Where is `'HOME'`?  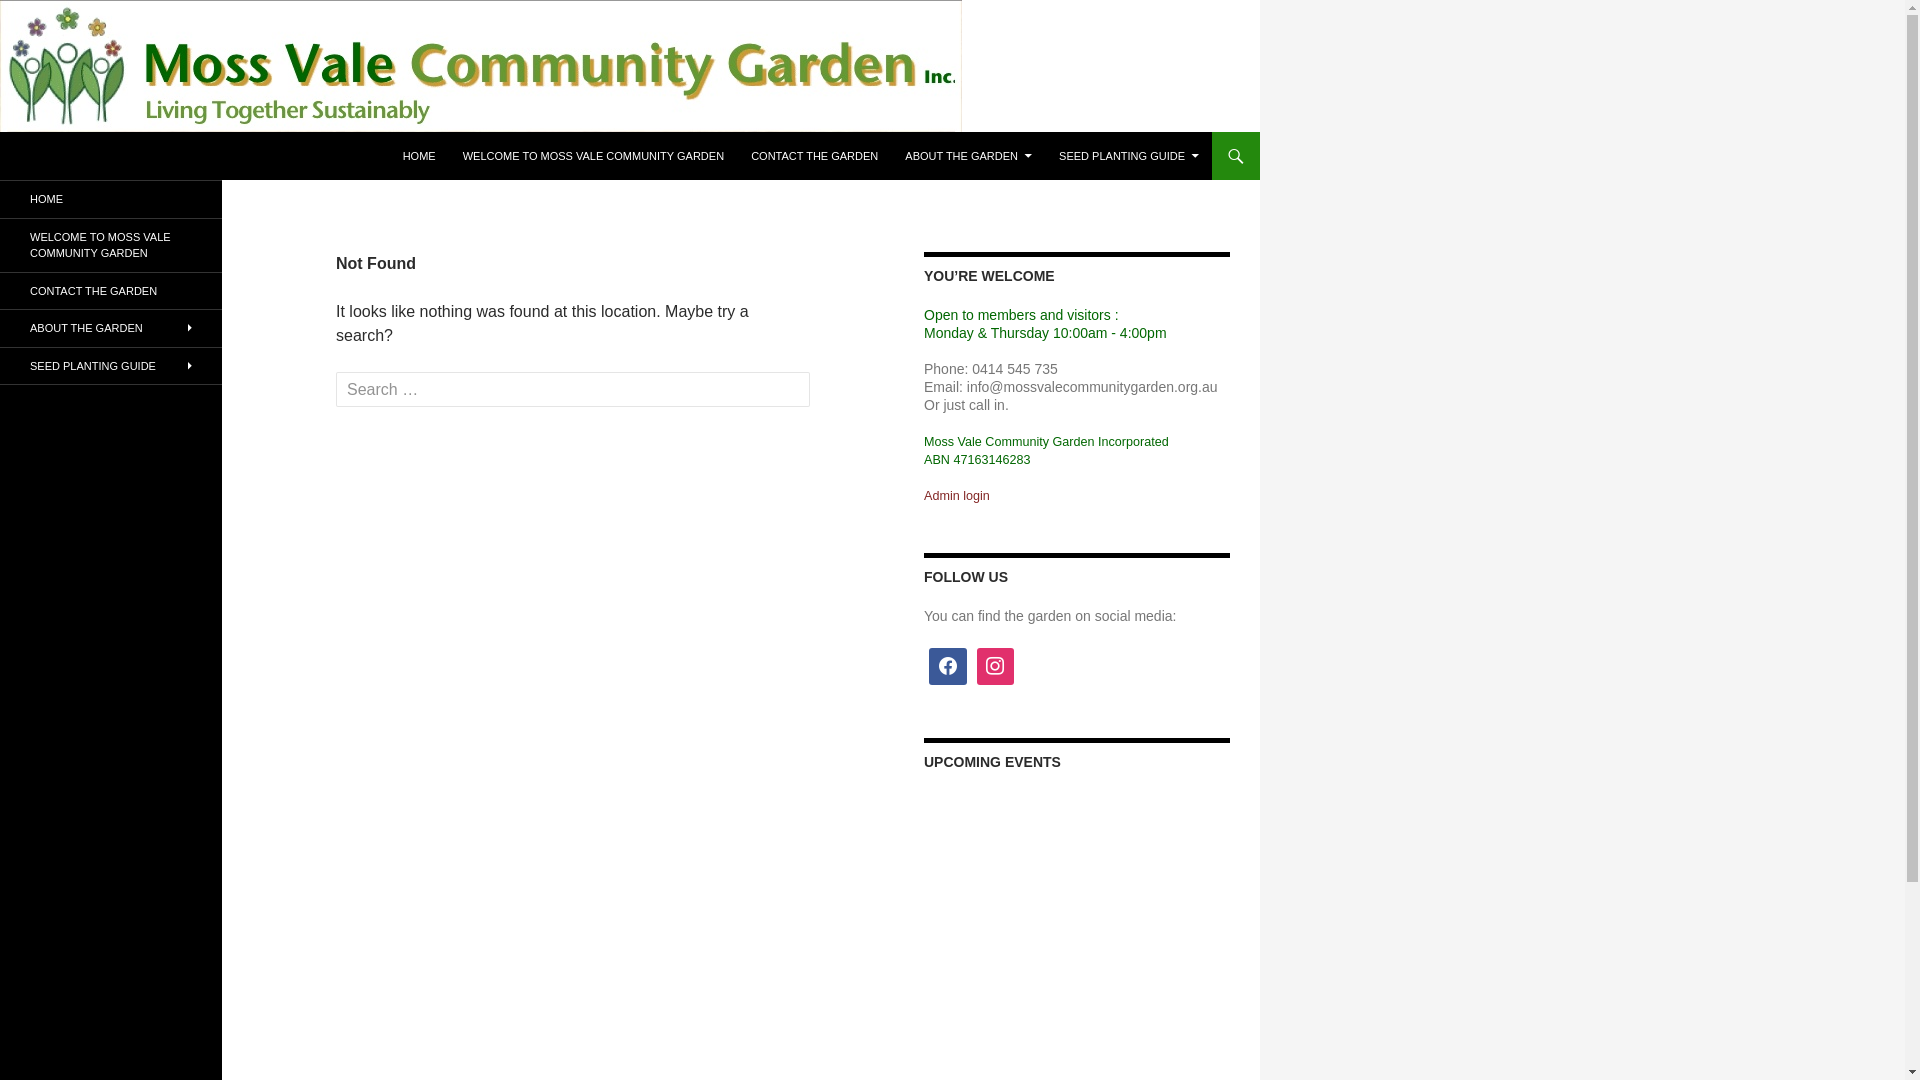 'HOME' is located at coordinates (109, 199).